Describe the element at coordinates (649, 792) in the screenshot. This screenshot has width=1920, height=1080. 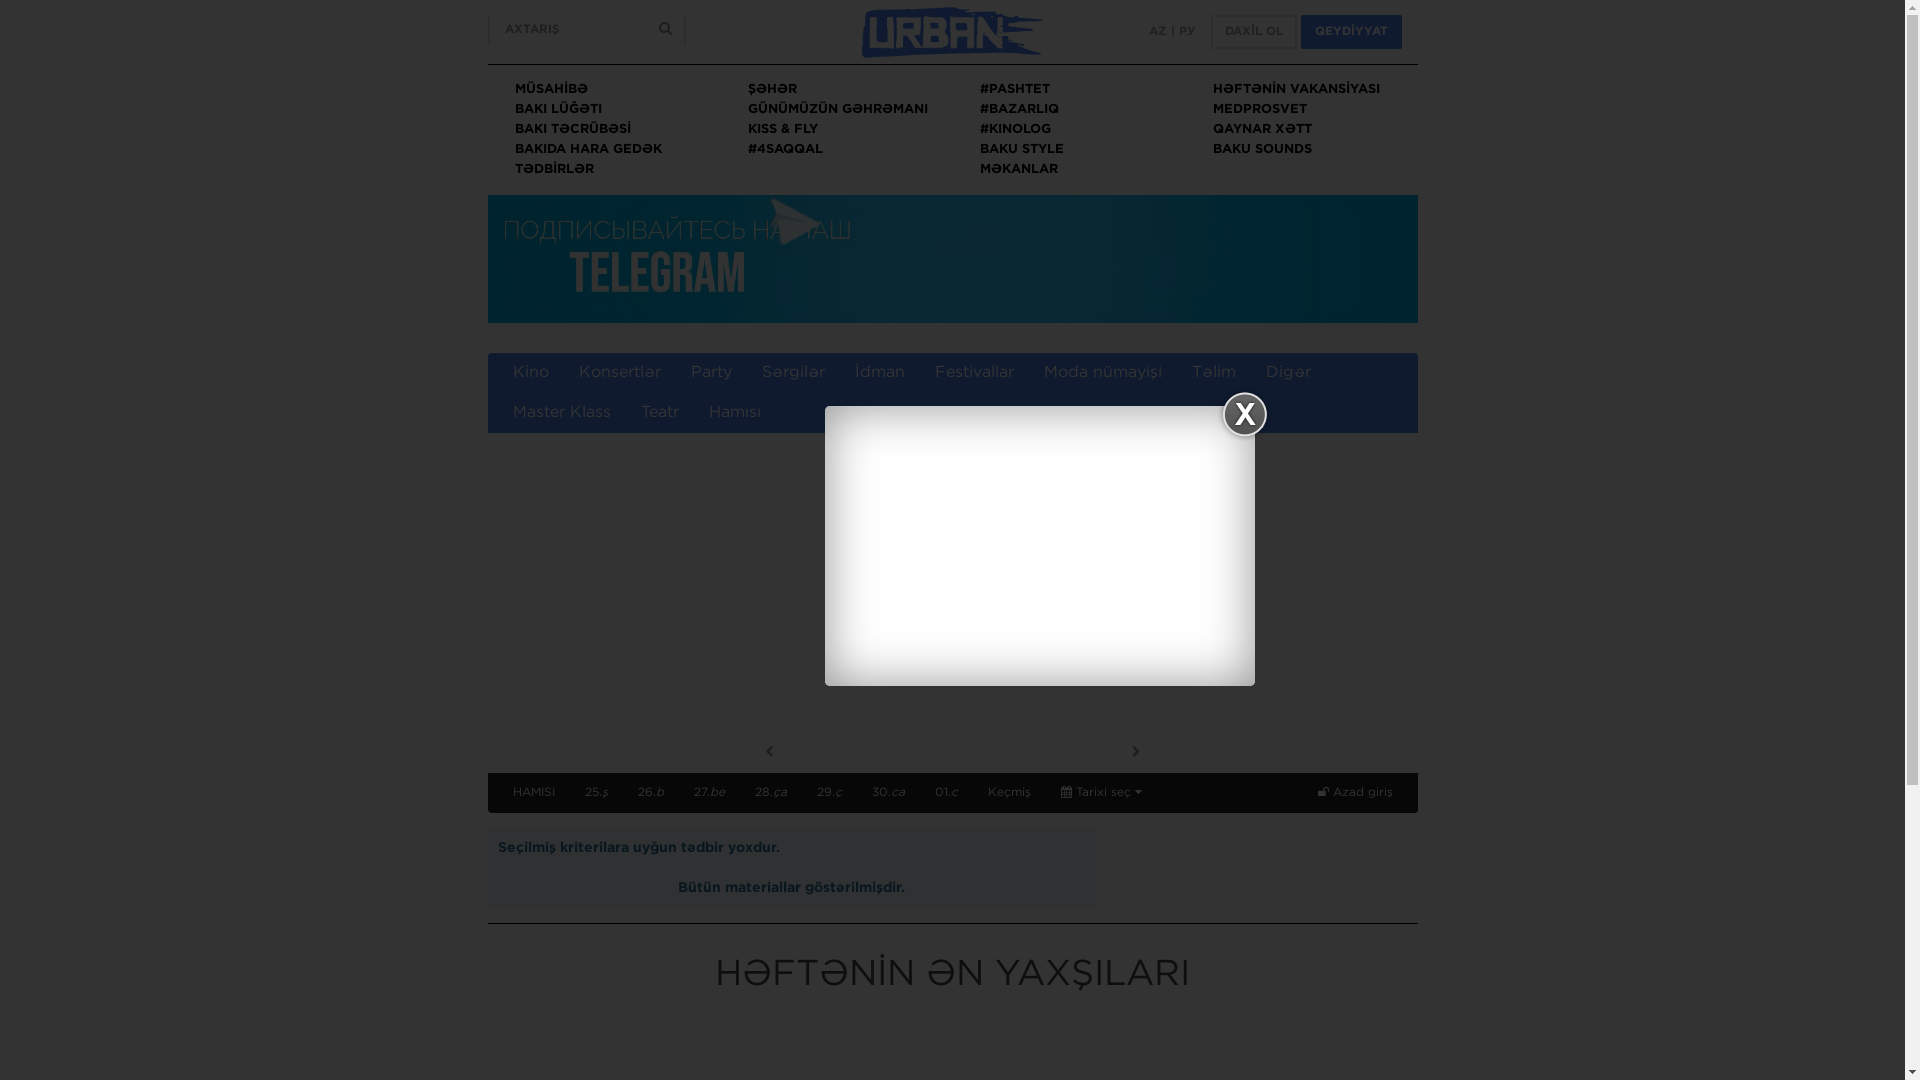
I see `'26.b'` at that location.